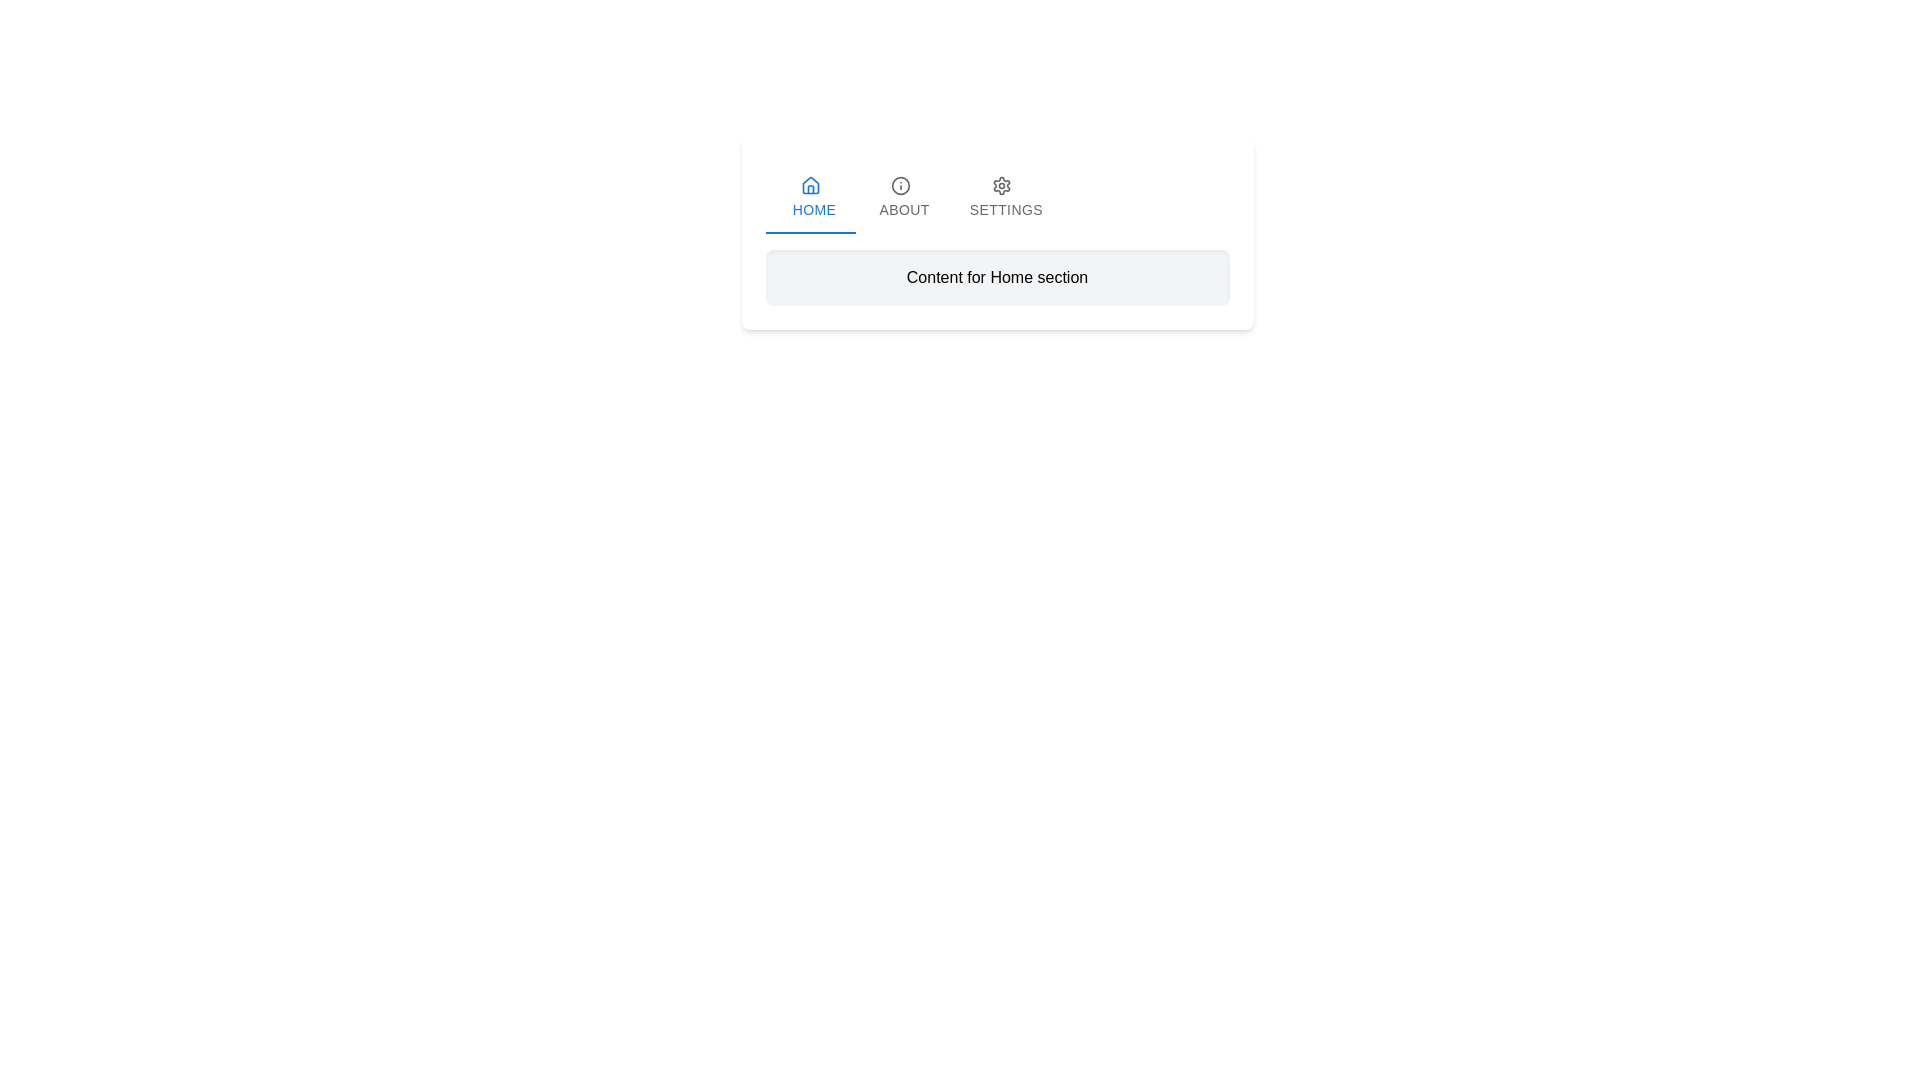 The width and height of the screenshot is (1920, 1080). What do you see at coordinates (810, 197) in the screenshot?
I see `the 'Home' navigation tab, which is the first tab in the horizontal tab group located at the top-left of the tab list` at bounding box center [810, 197].